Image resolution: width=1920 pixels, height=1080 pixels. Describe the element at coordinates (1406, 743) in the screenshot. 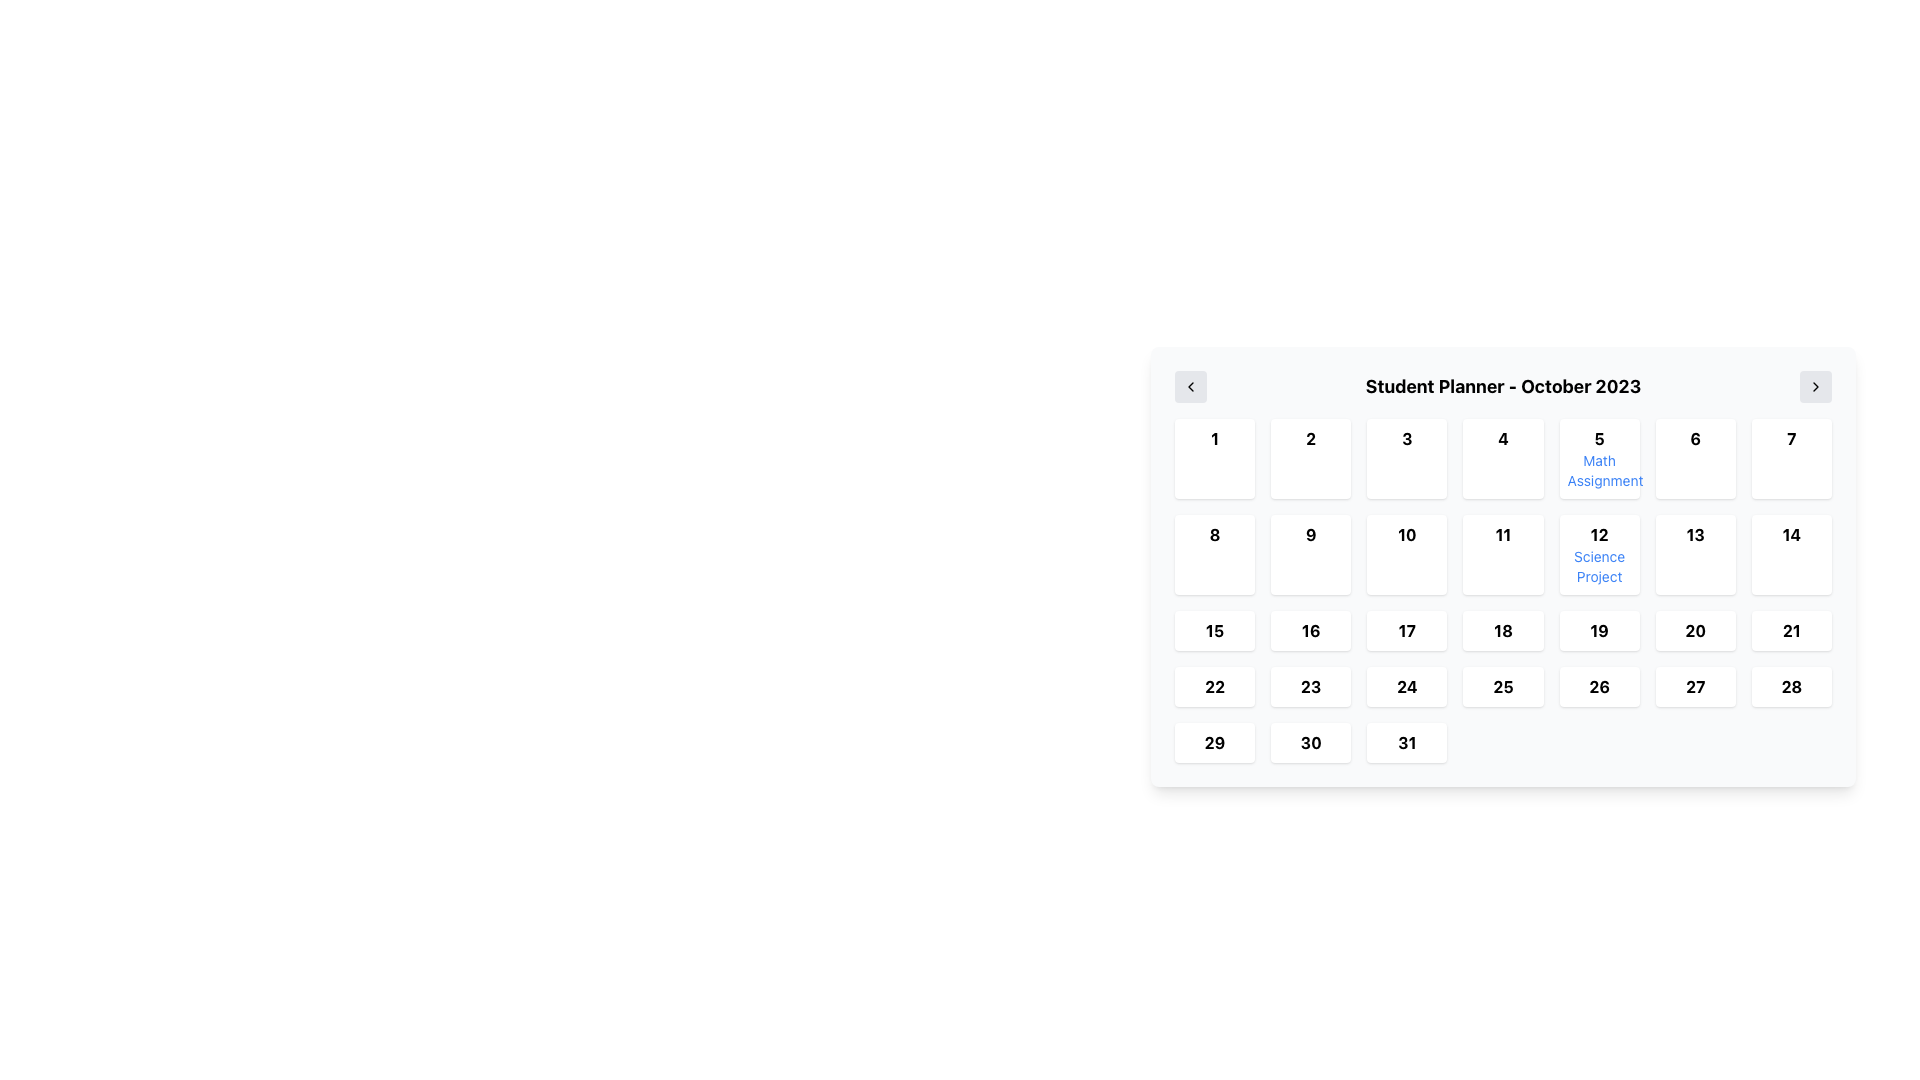

I see `the bold black number '31' in the calendar interface, which is located in the fifth row and second column of the grid` at that location.